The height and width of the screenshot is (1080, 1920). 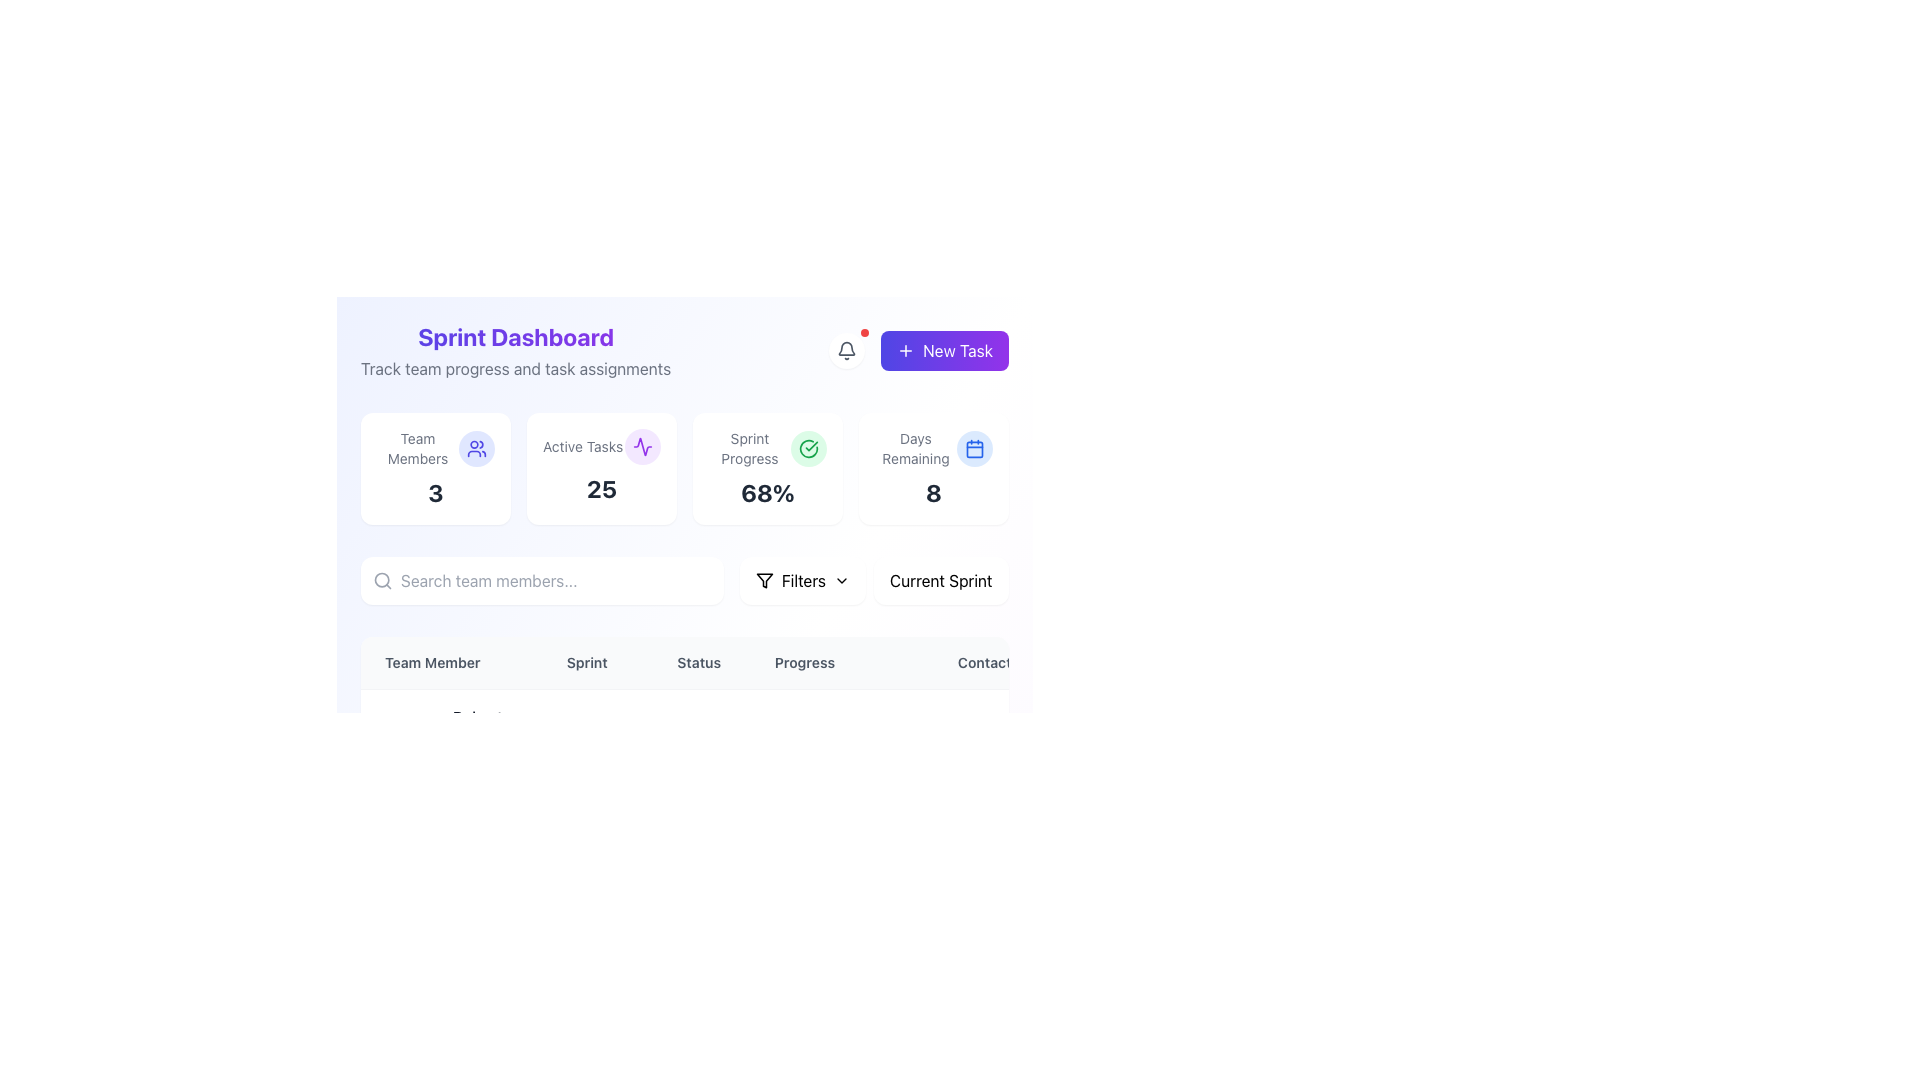 What do you see at coordinates (778, 663) in the screenshot?
I see `the Table Header Row containing labels 'Team Member', 'Sprint', 'Status', 'Progress', and 'Contact' to observe any hover effects` at bounding box center [778, 663].